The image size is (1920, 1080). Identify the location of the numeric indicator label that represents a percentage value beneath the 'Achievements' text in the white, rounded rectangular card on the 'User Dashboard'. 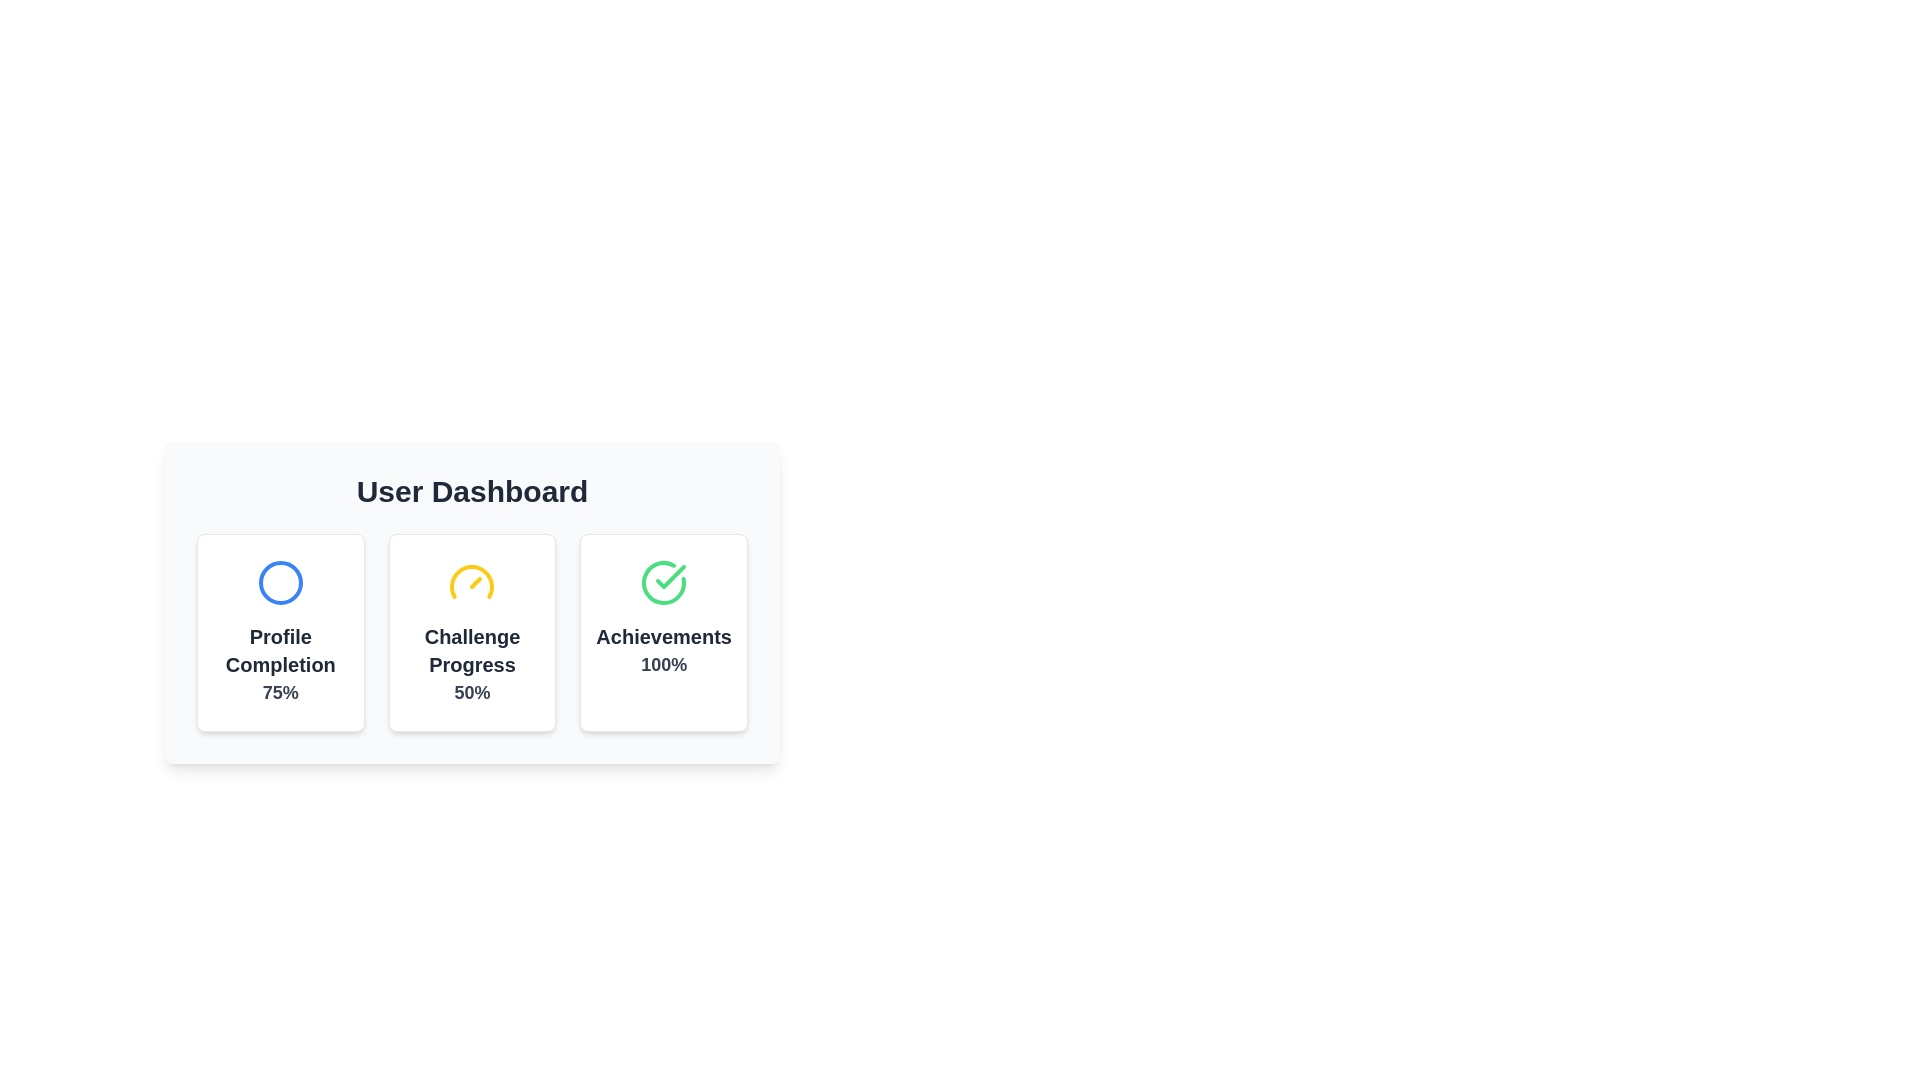
(664, 664).